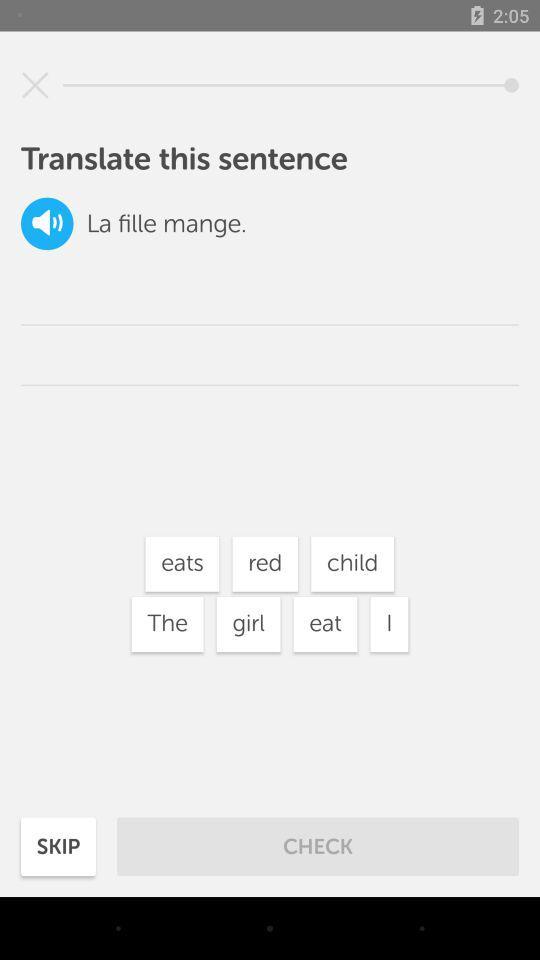  I want to click on the icon to the left of girl icon, so click(166, 623).